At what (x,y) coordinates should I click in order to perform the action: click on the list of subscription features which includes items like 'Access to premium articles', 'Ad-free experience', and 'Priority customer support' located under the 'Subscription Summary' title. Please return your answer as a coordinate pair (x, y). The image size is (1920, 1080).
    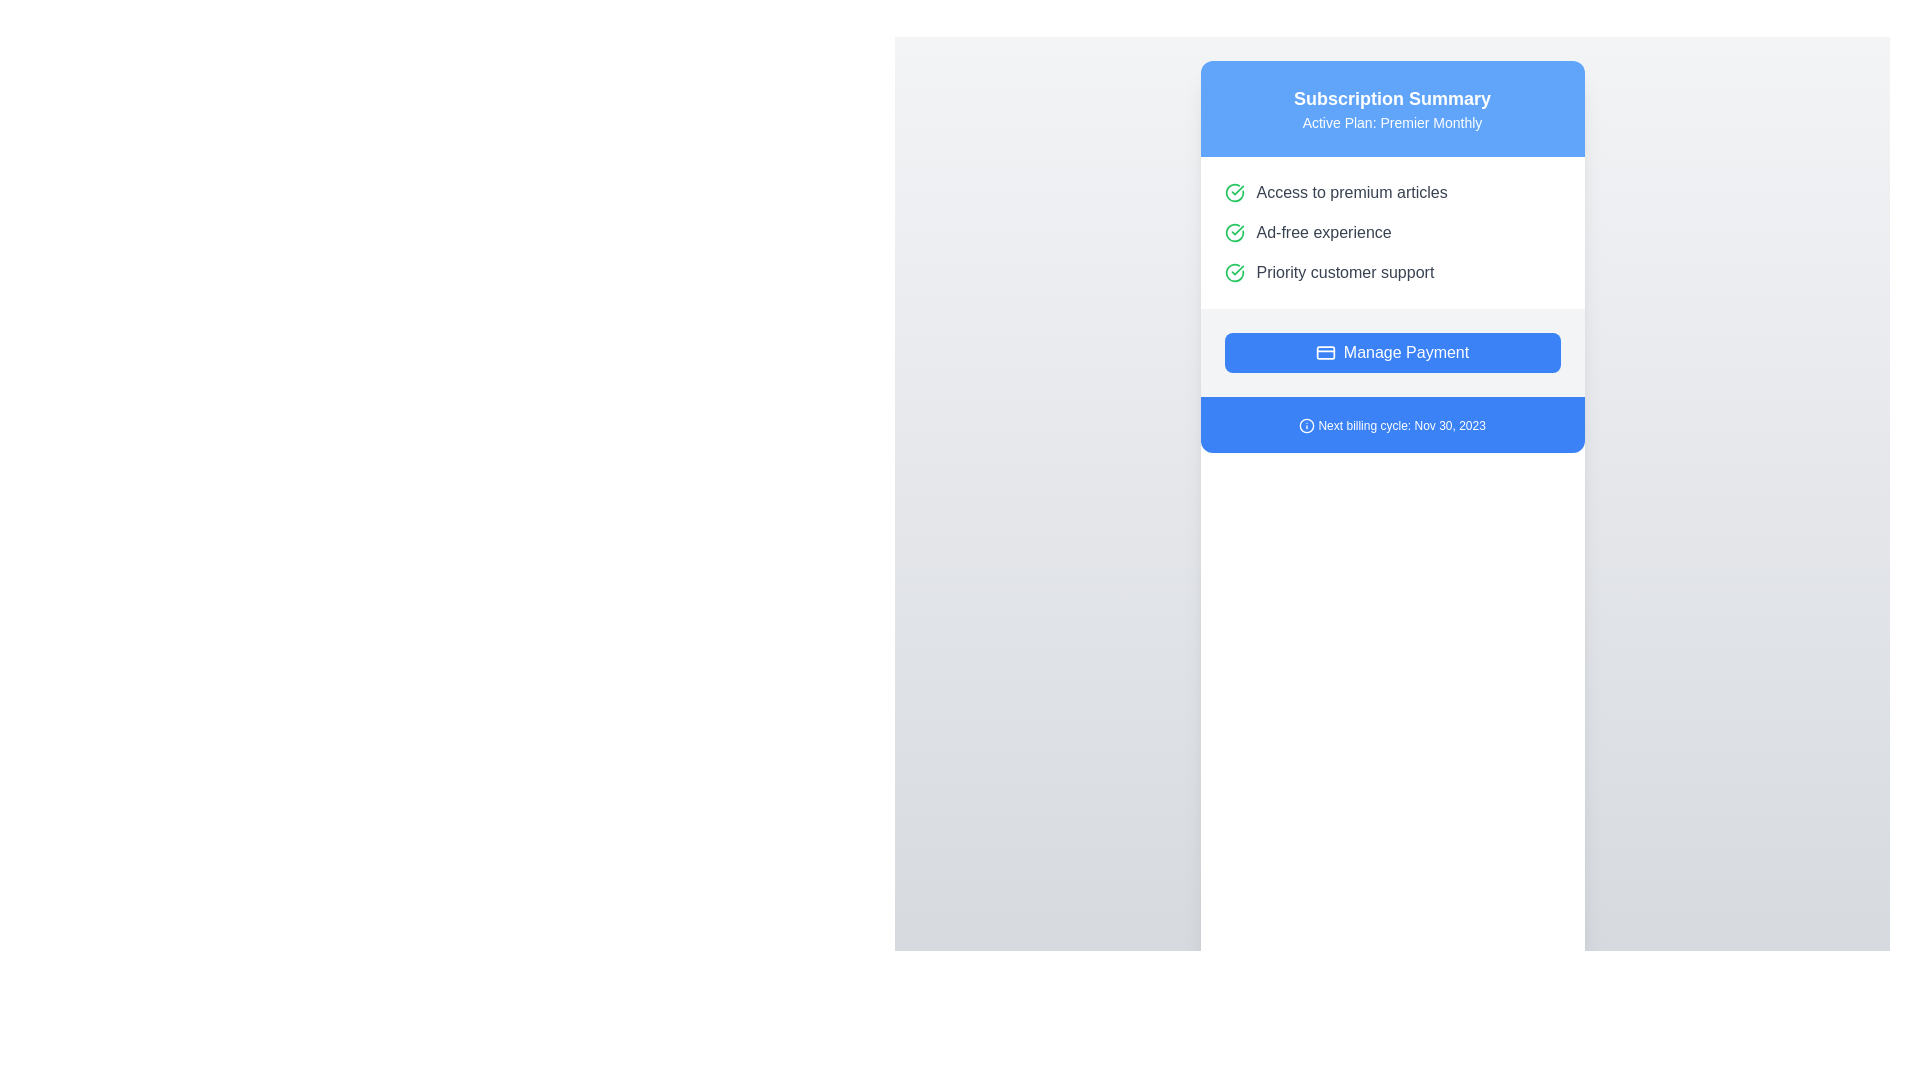
    Looking at the image, I should click on (1391, 231).